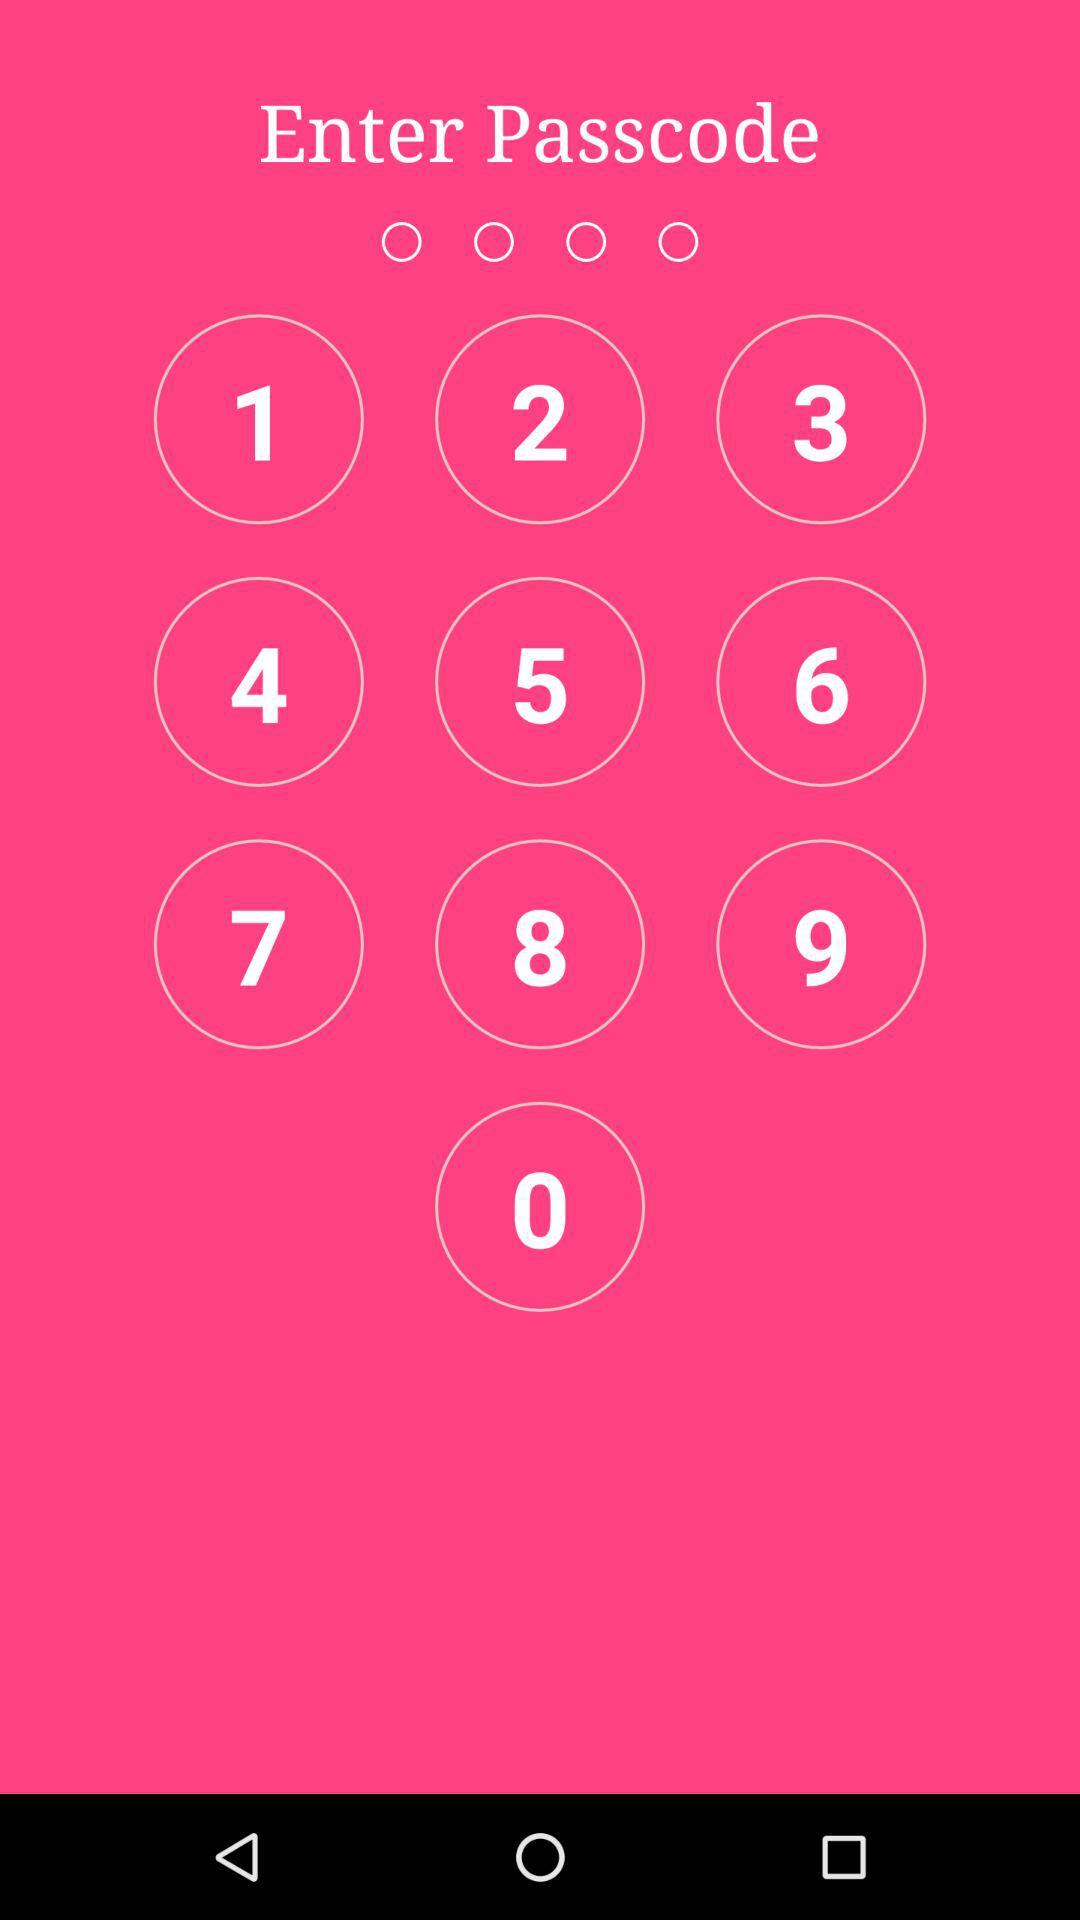 This screenshot has width=1080, height=1920. What do you see at coordinates (821, 681) in the screenshot?
I see `the icon next to the 5 item` at bounding box center [821, 681].